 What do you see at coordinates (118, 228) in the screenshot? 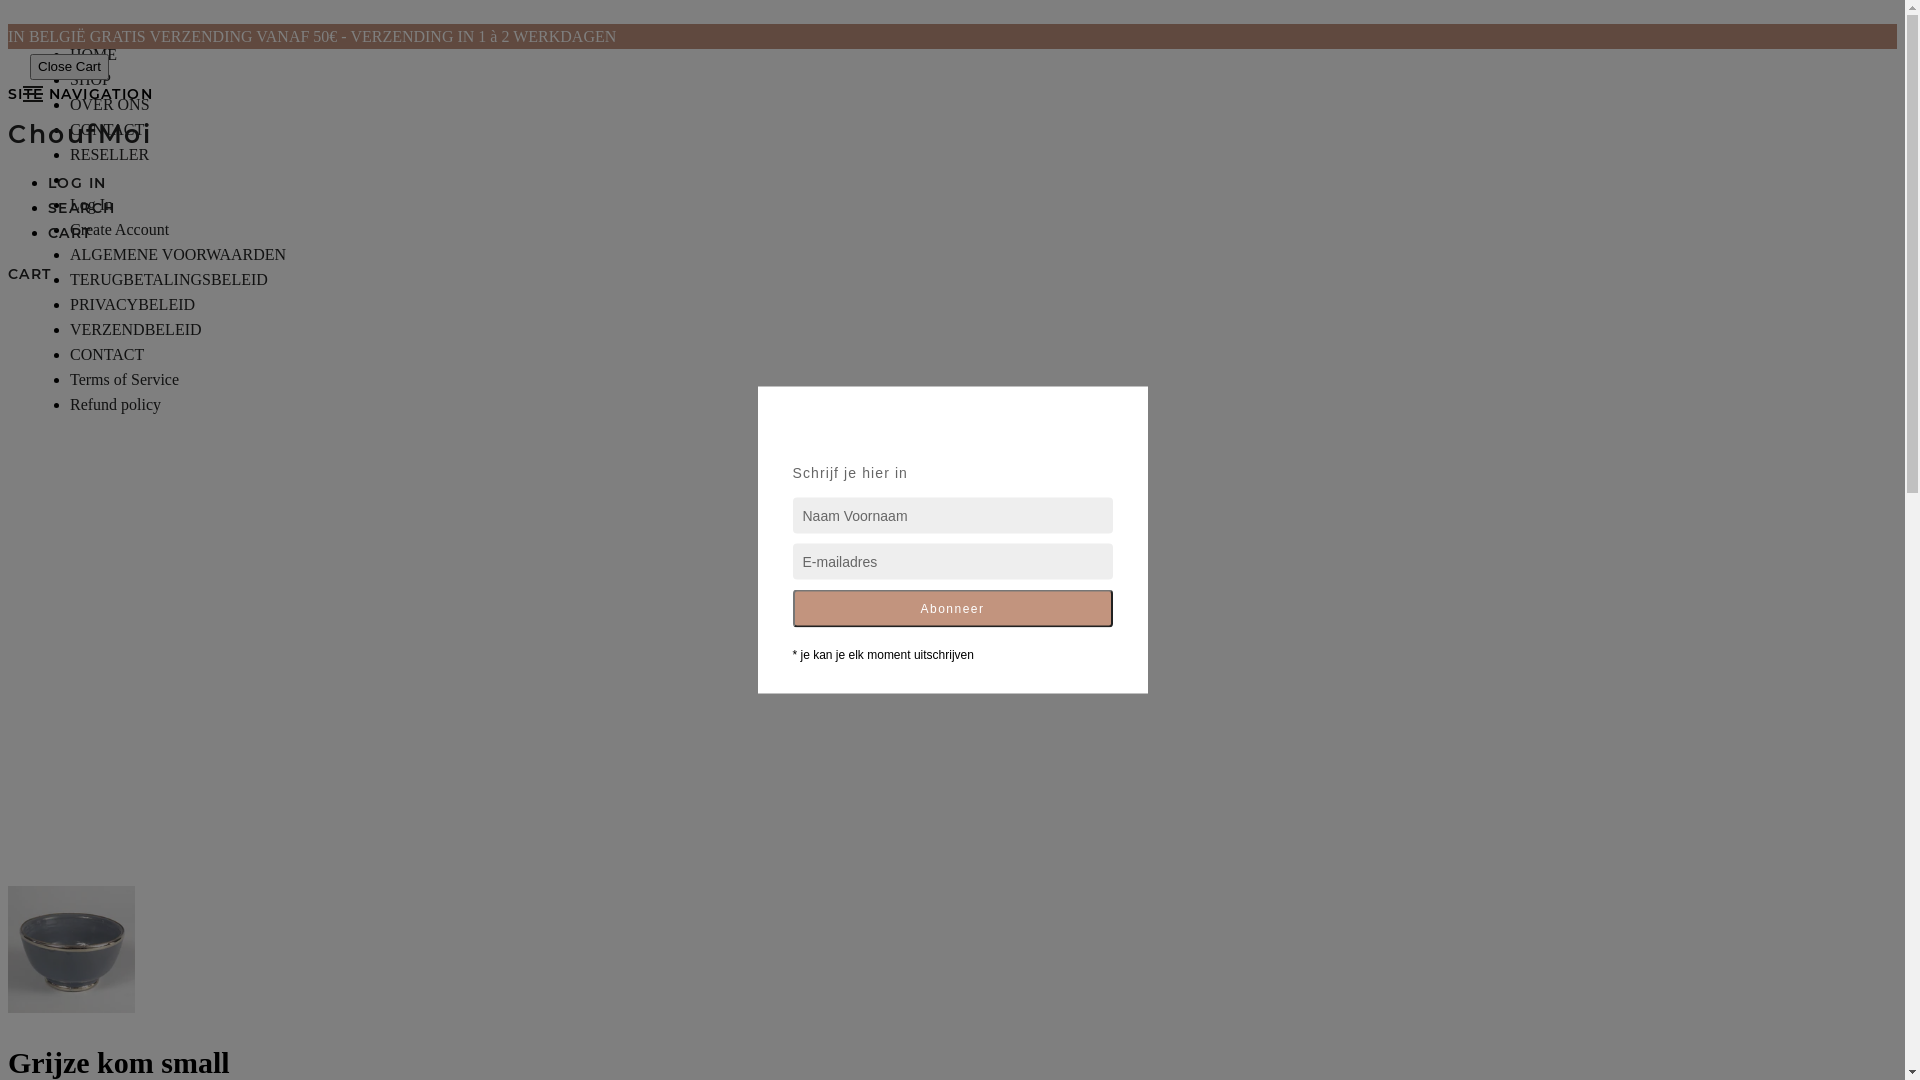
I see `'Create Account'` at bounding box center [118, 228].